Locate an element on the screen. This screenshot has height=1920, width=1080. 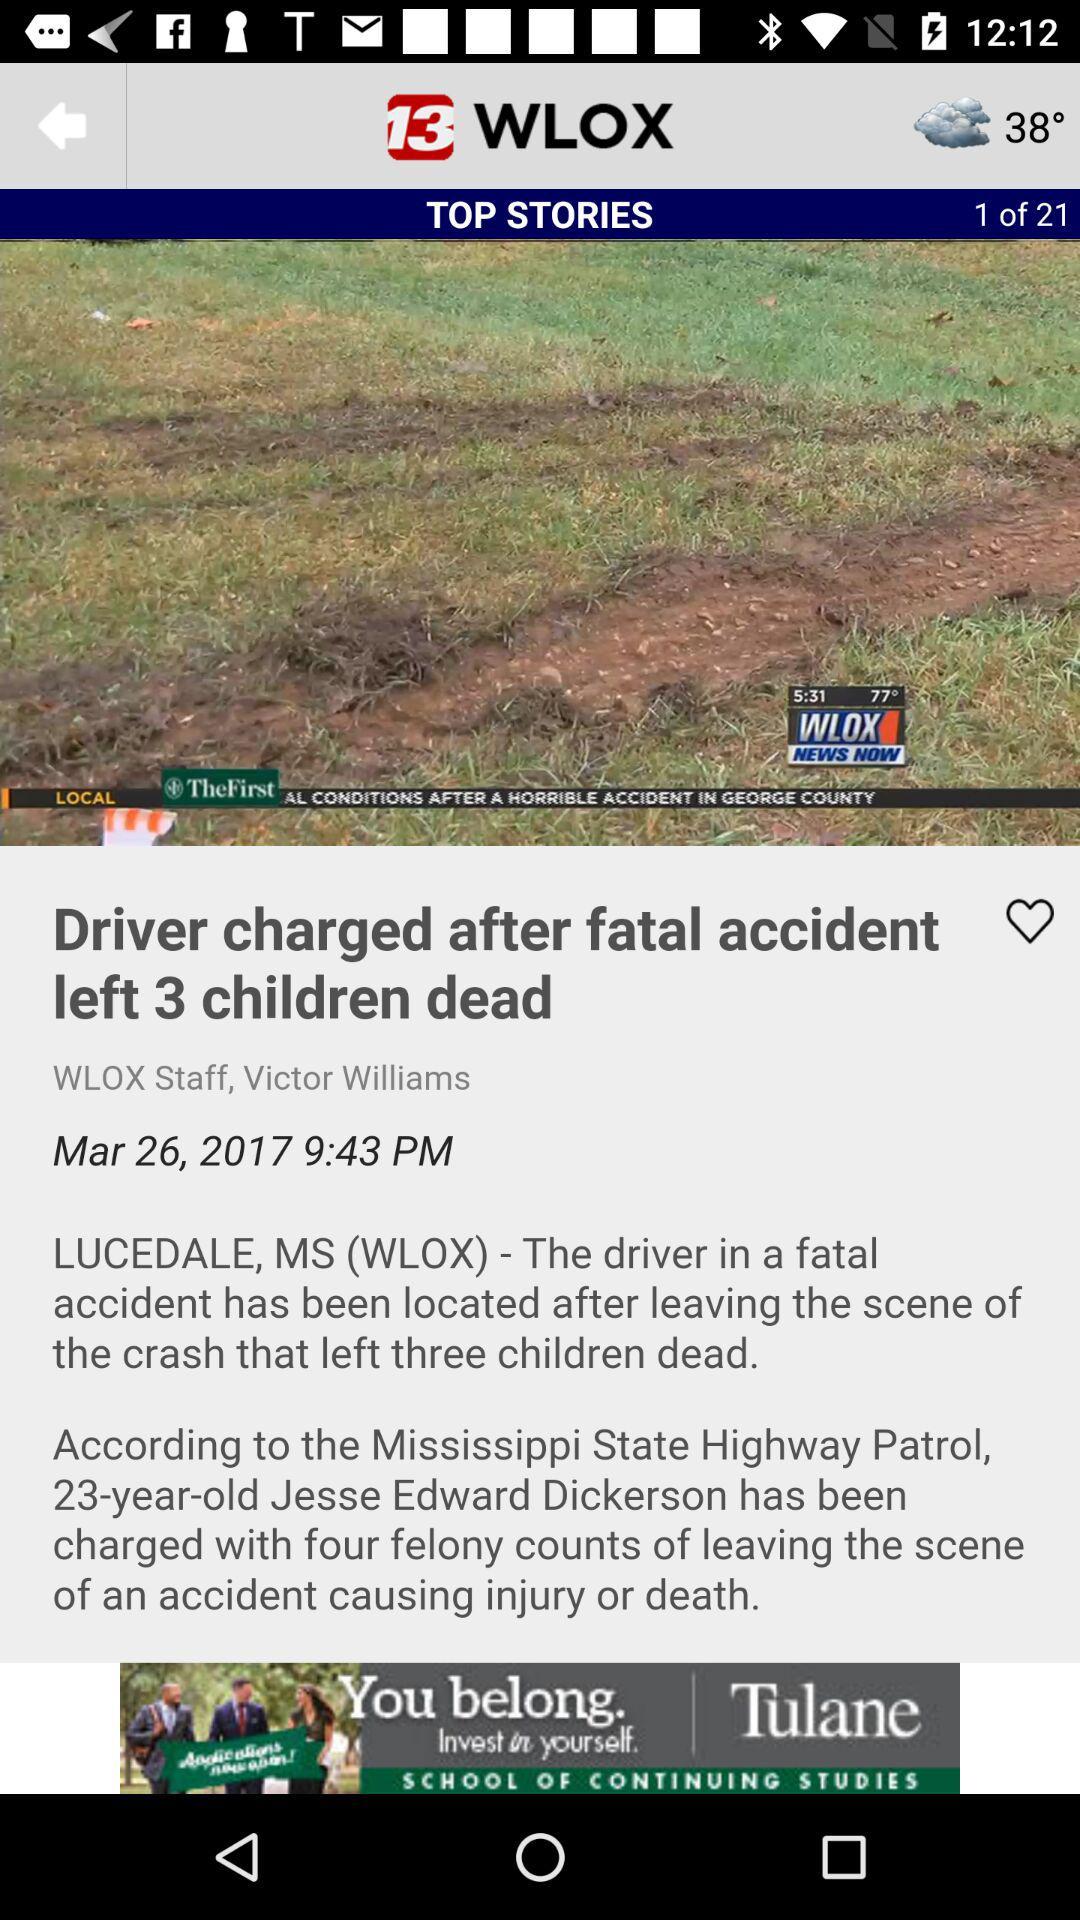
advertisement is located at coordinates (540, 1727).